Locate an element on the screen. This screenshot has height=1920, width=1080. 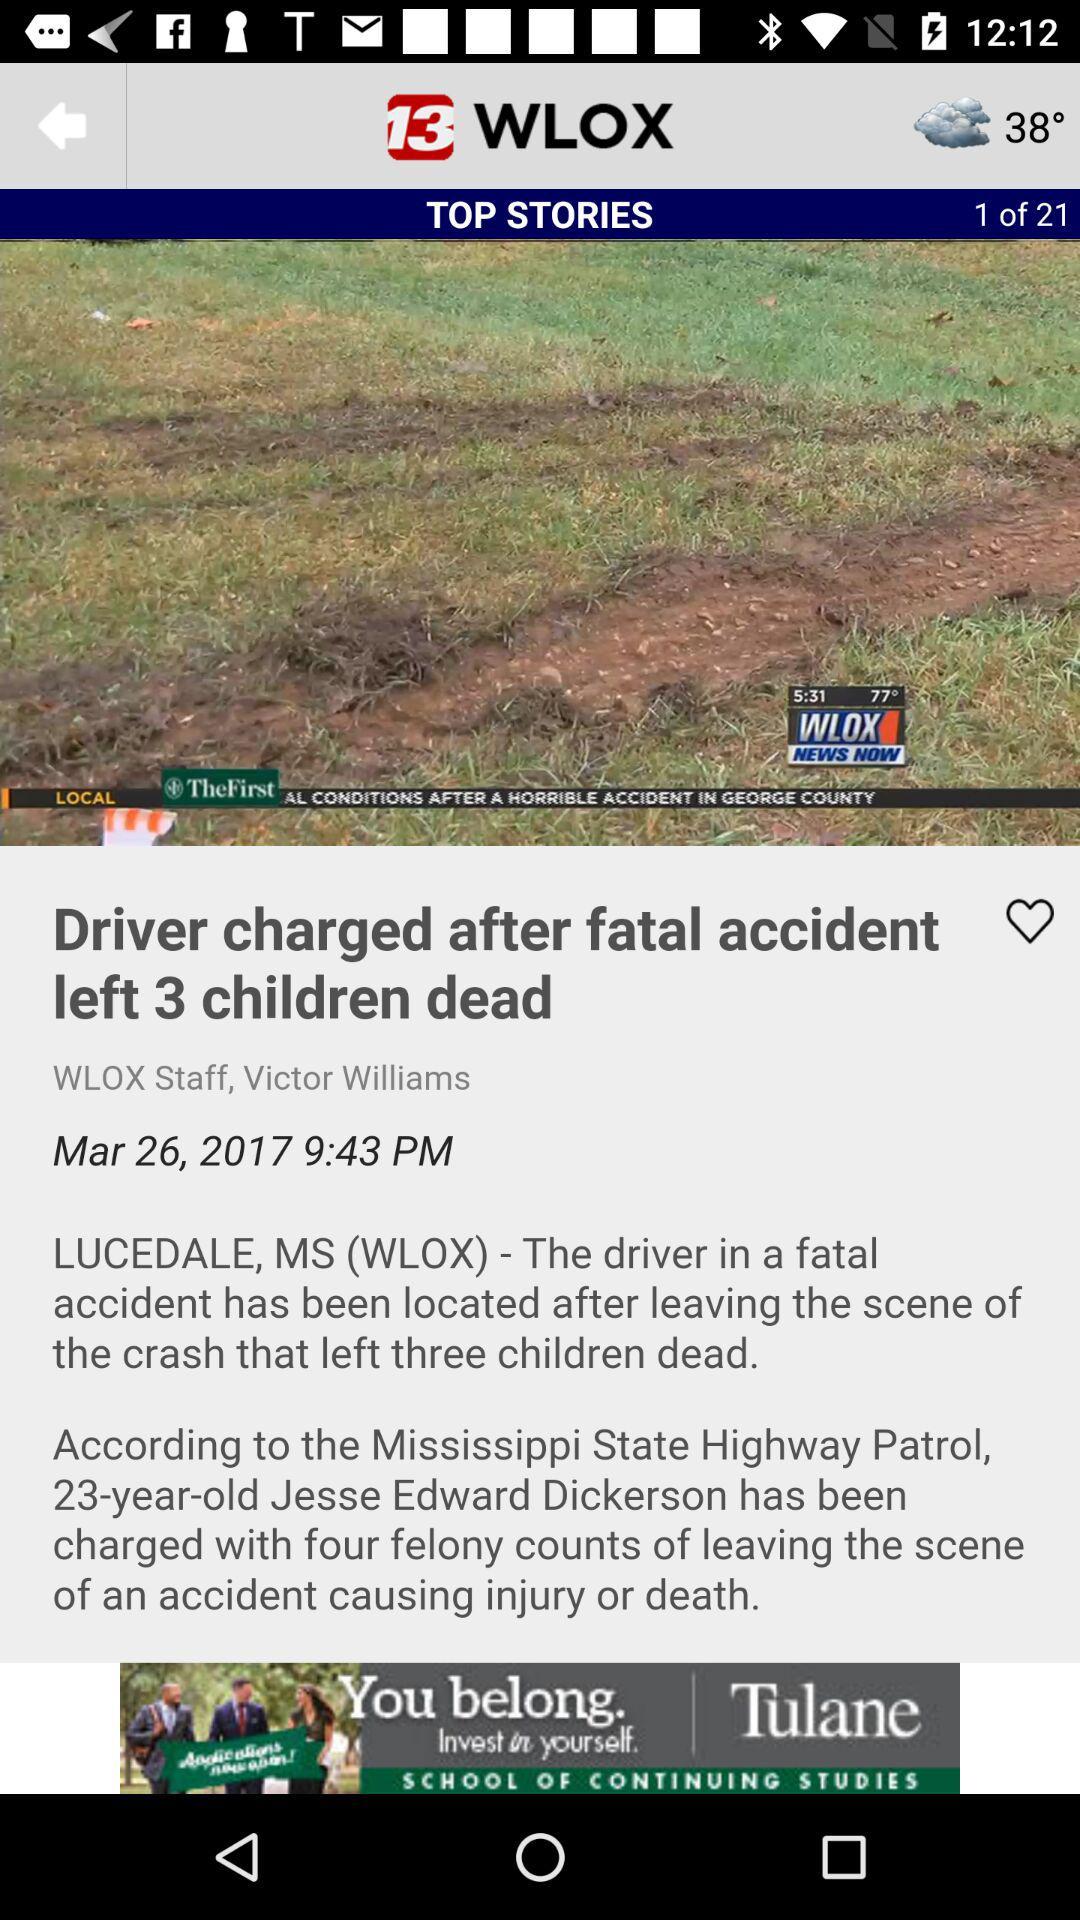
advertisement is located at coordinates (540, 1727).